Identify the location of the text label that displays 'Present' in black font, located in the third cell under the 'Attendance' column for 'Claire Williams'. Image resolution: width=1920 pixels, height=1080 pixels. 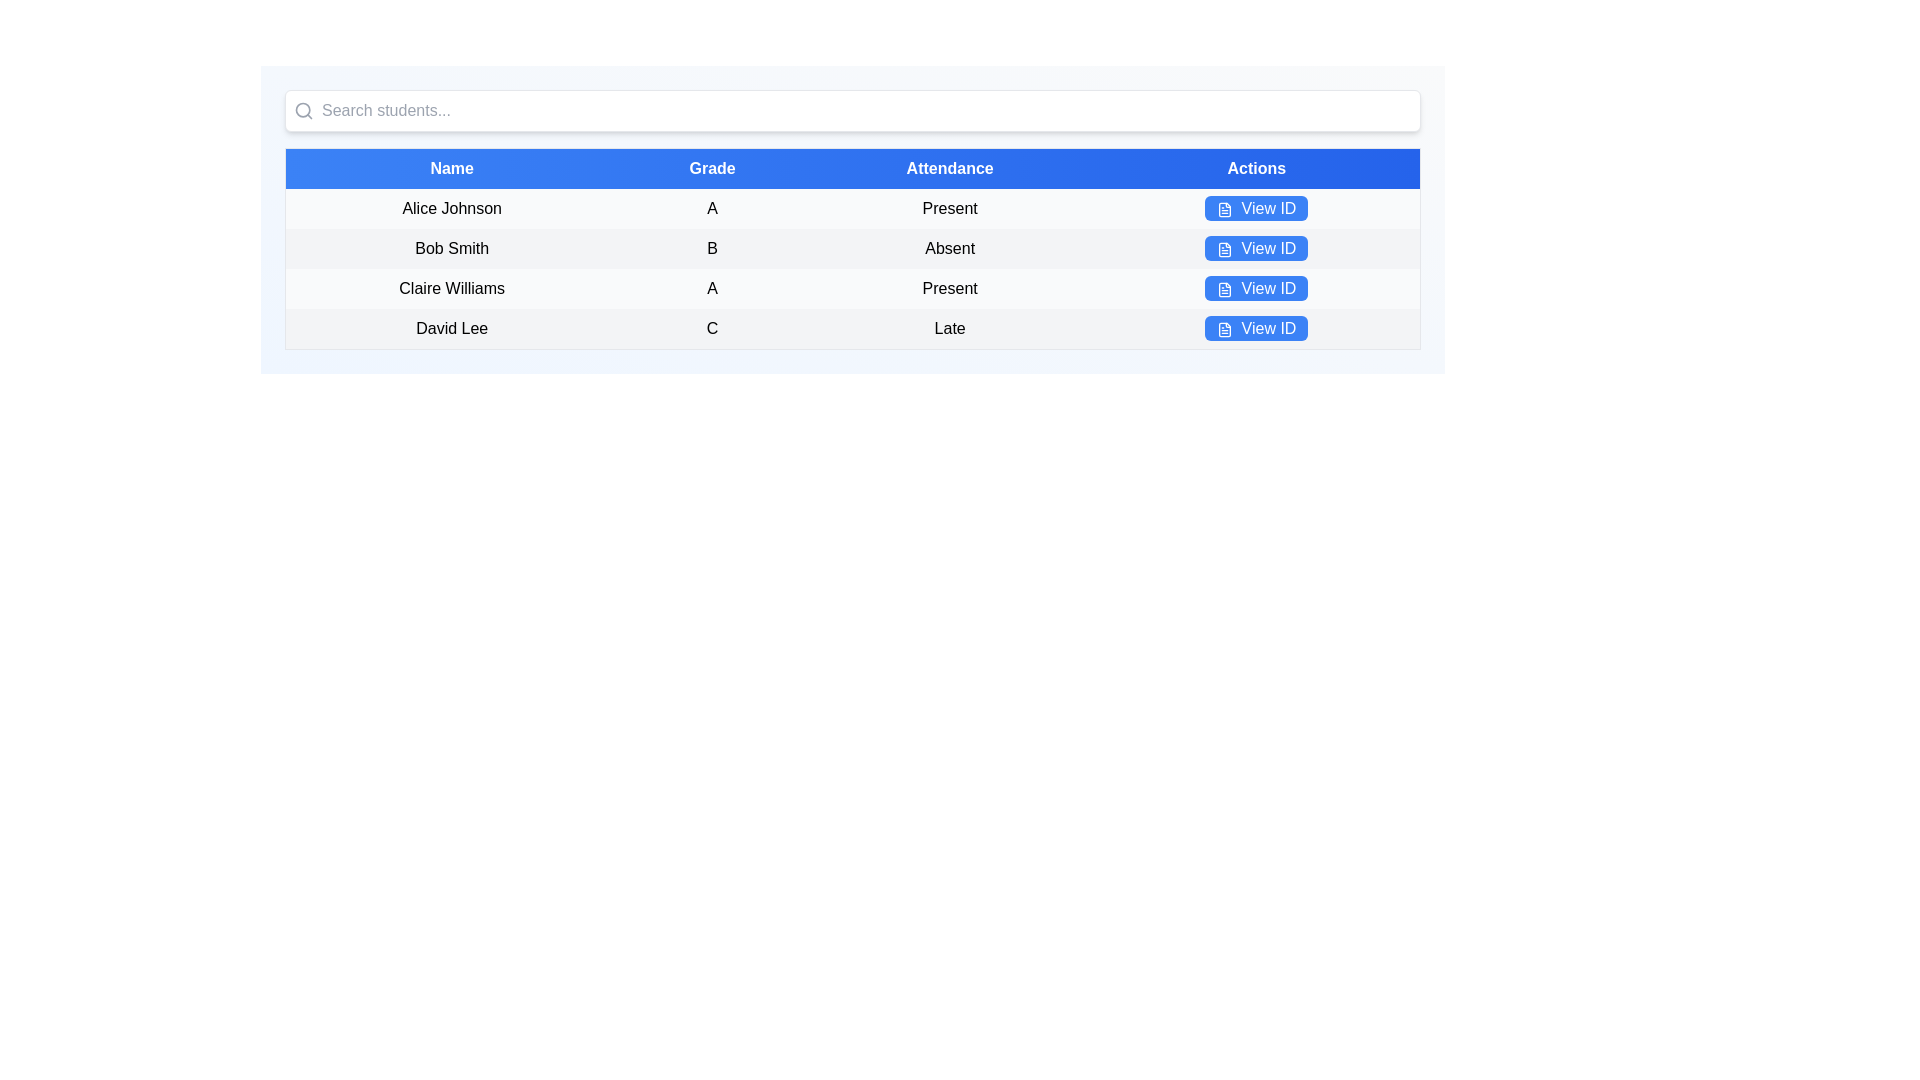
(949, 289).